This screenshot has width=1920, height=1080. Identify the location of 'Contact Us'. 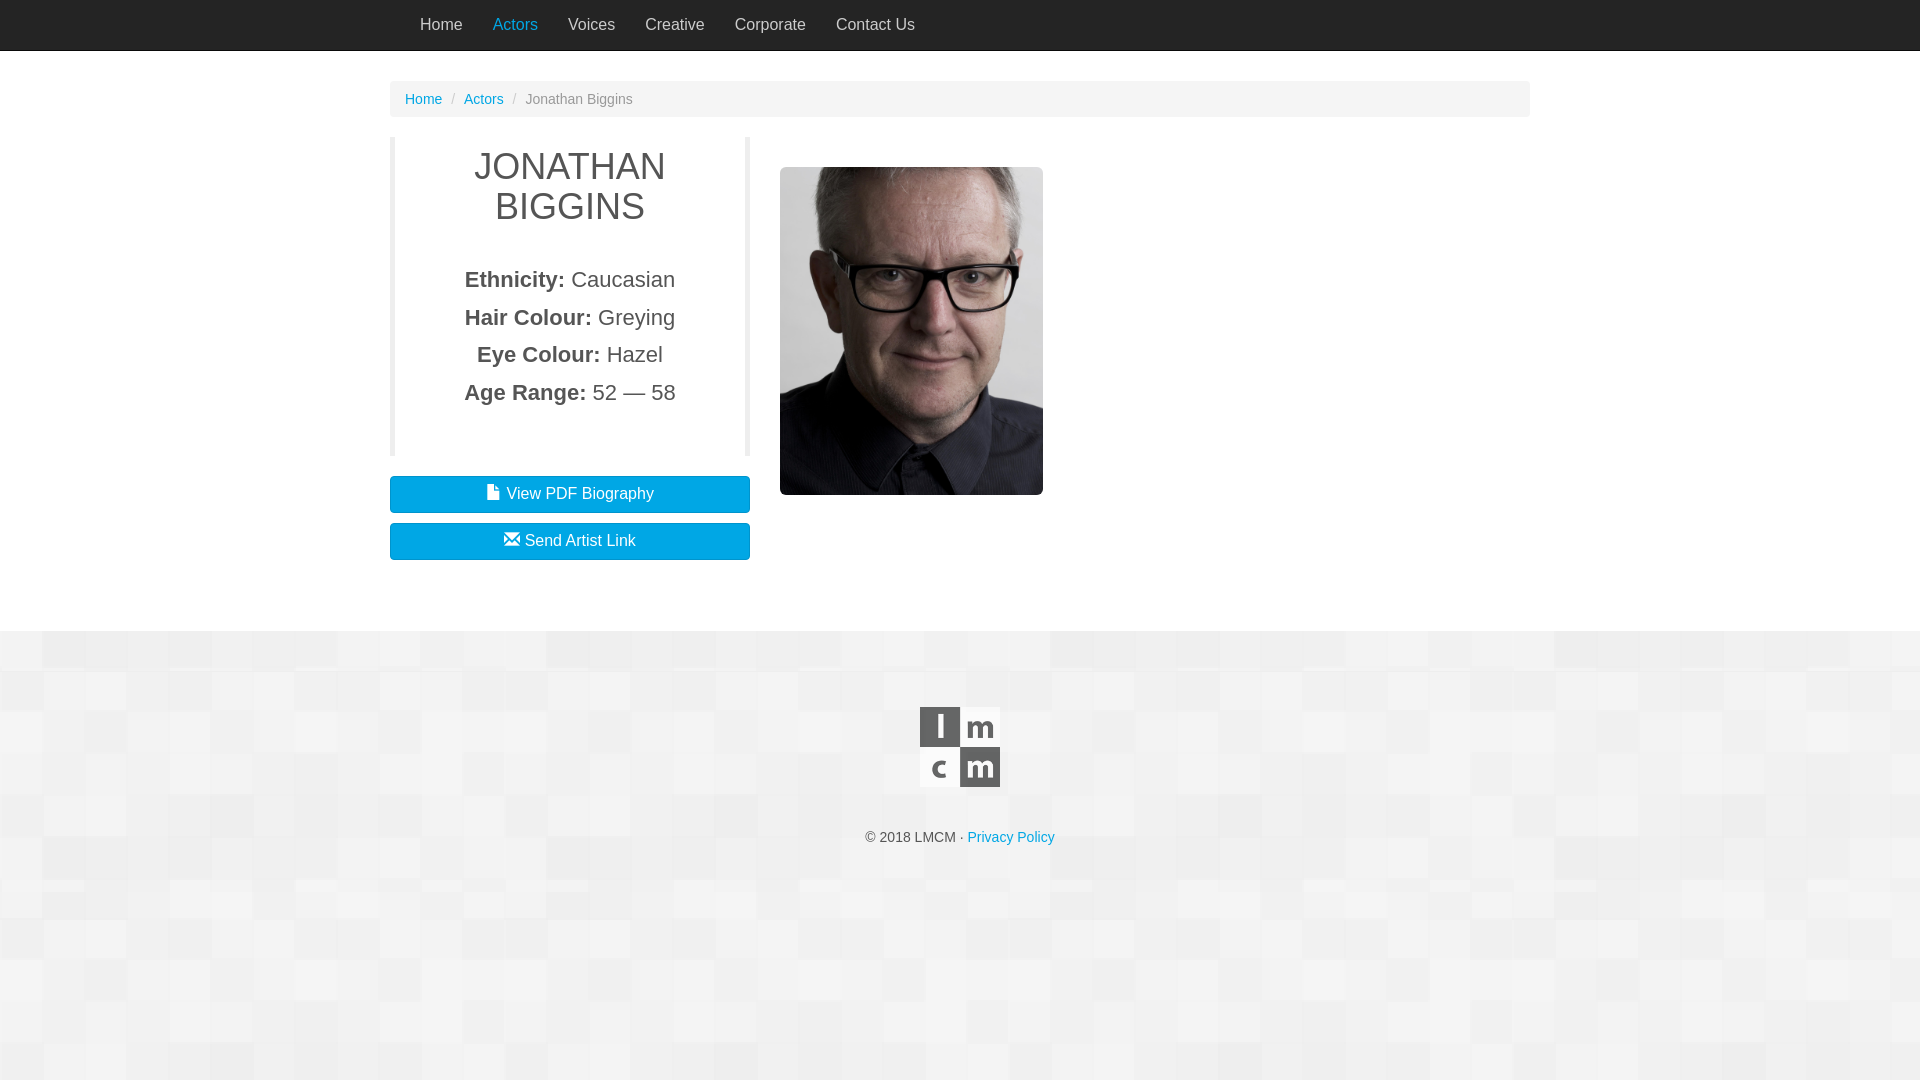
(820, 24).